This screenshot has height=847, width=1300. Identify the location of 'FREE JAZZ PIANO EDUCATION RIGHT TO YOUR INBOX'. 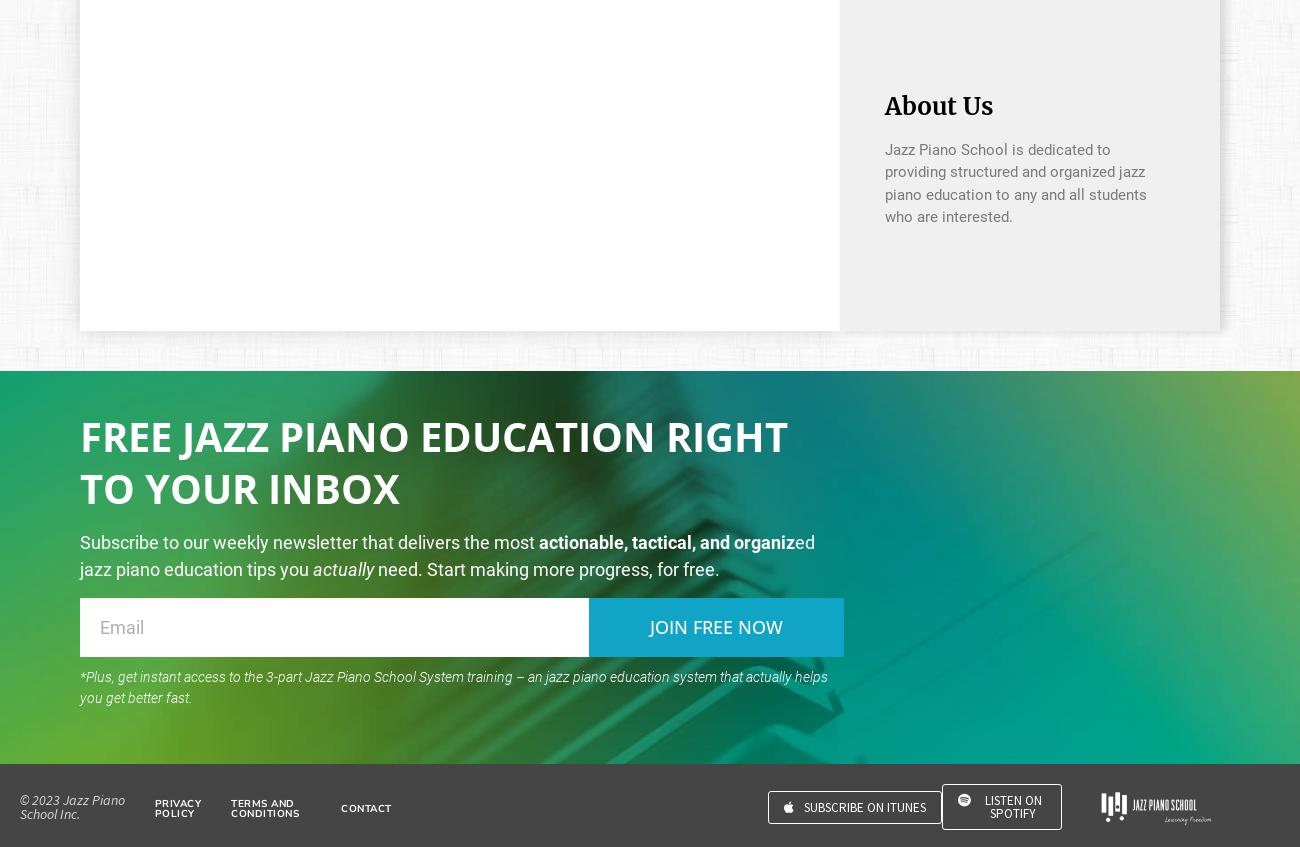
(433, 461).